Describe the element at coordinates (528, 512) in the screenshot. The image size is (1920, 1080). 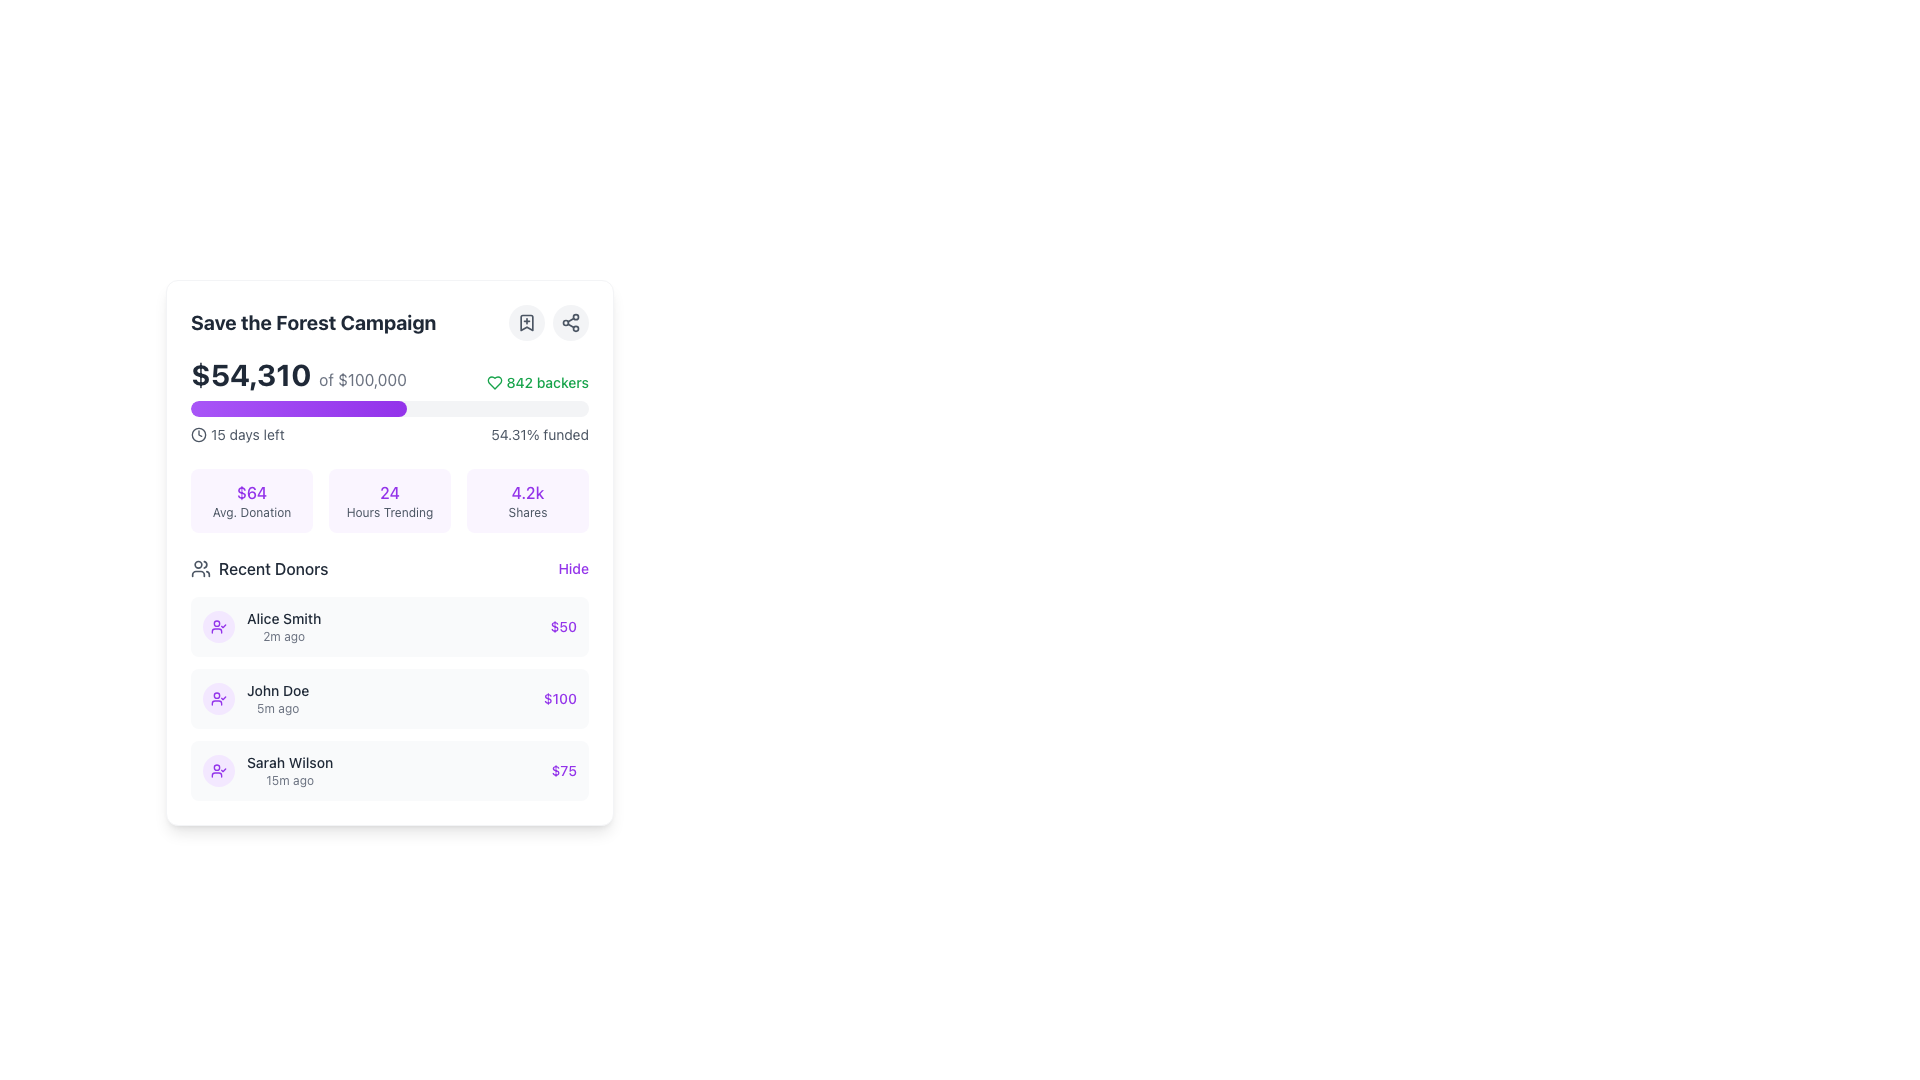
I see `the small text label reading 'Shares' which is styled in gray and located beneath the purple number '4.2k'` at that location.